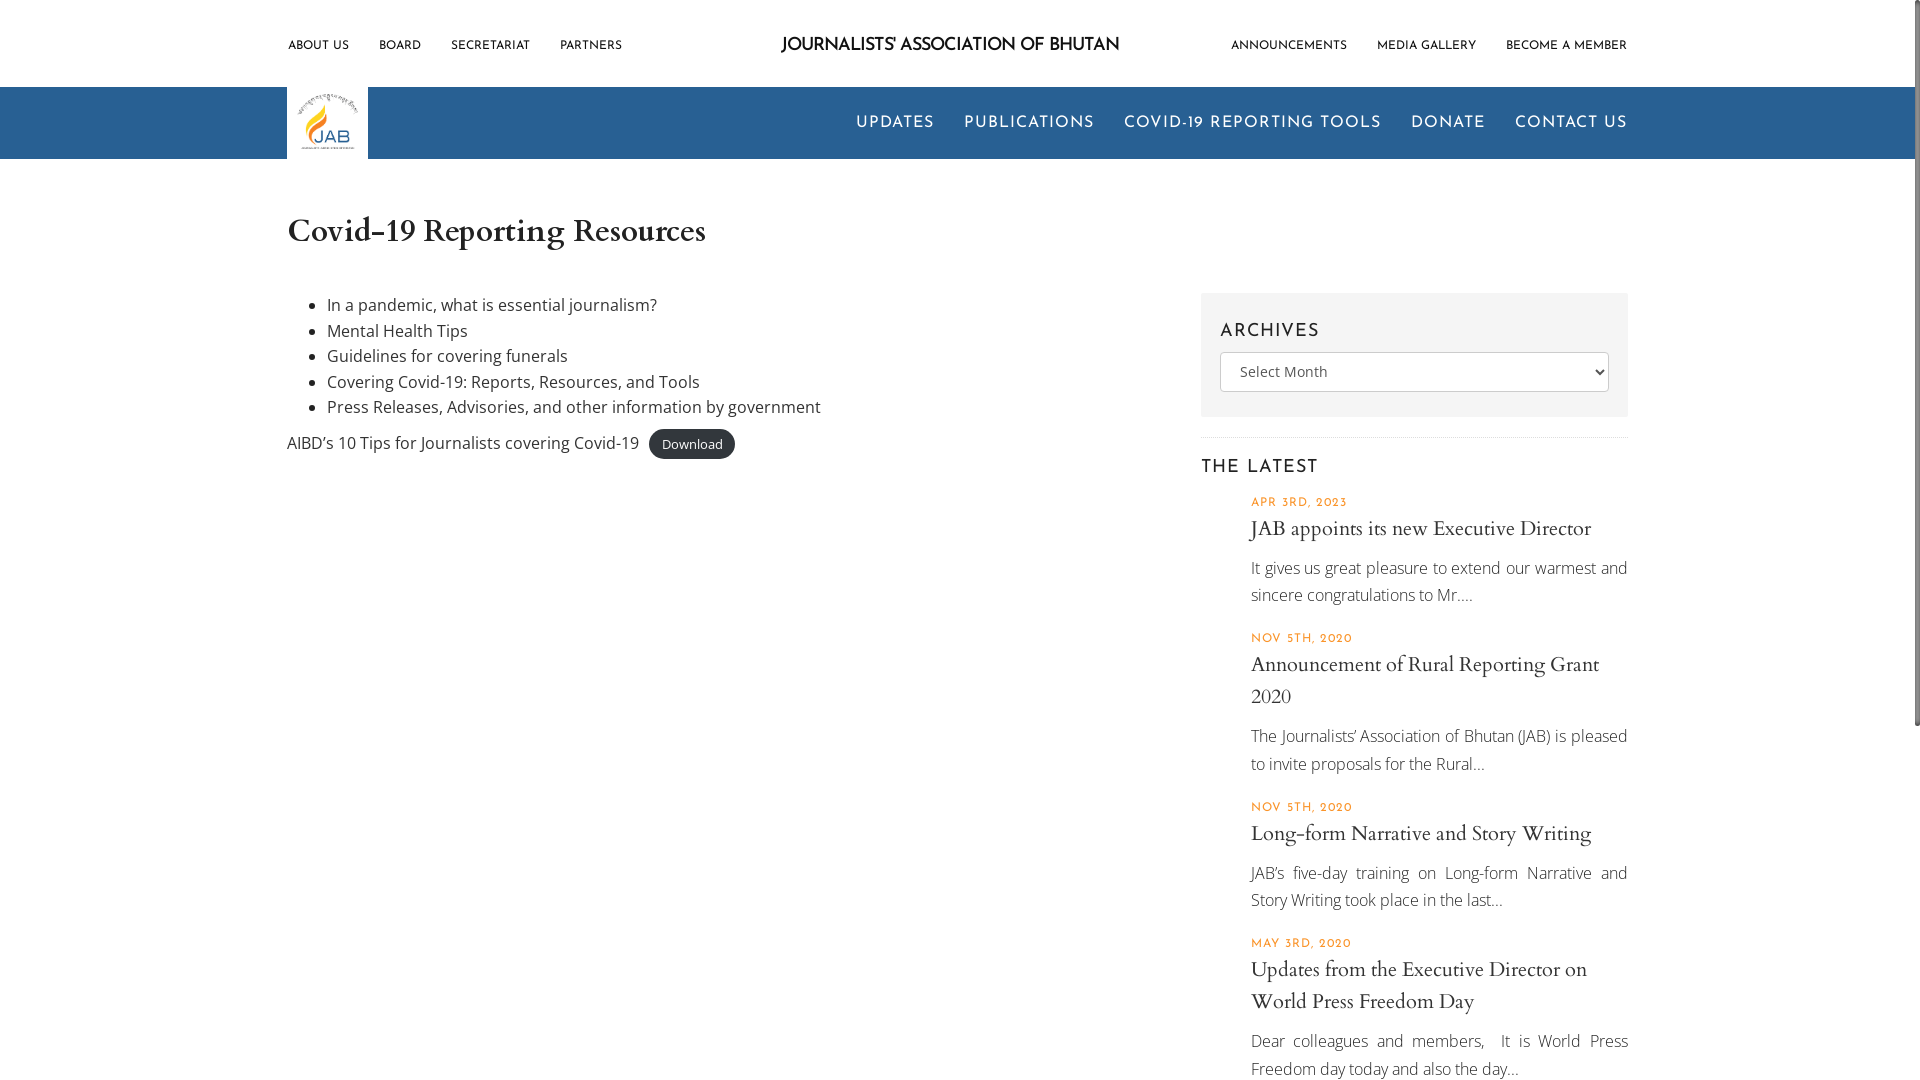 This screenshot has width=1920, height=1080. Describe the element at coordinates (490, 45) in the screenshot. I see `'SECRETARIAT'` at that location.